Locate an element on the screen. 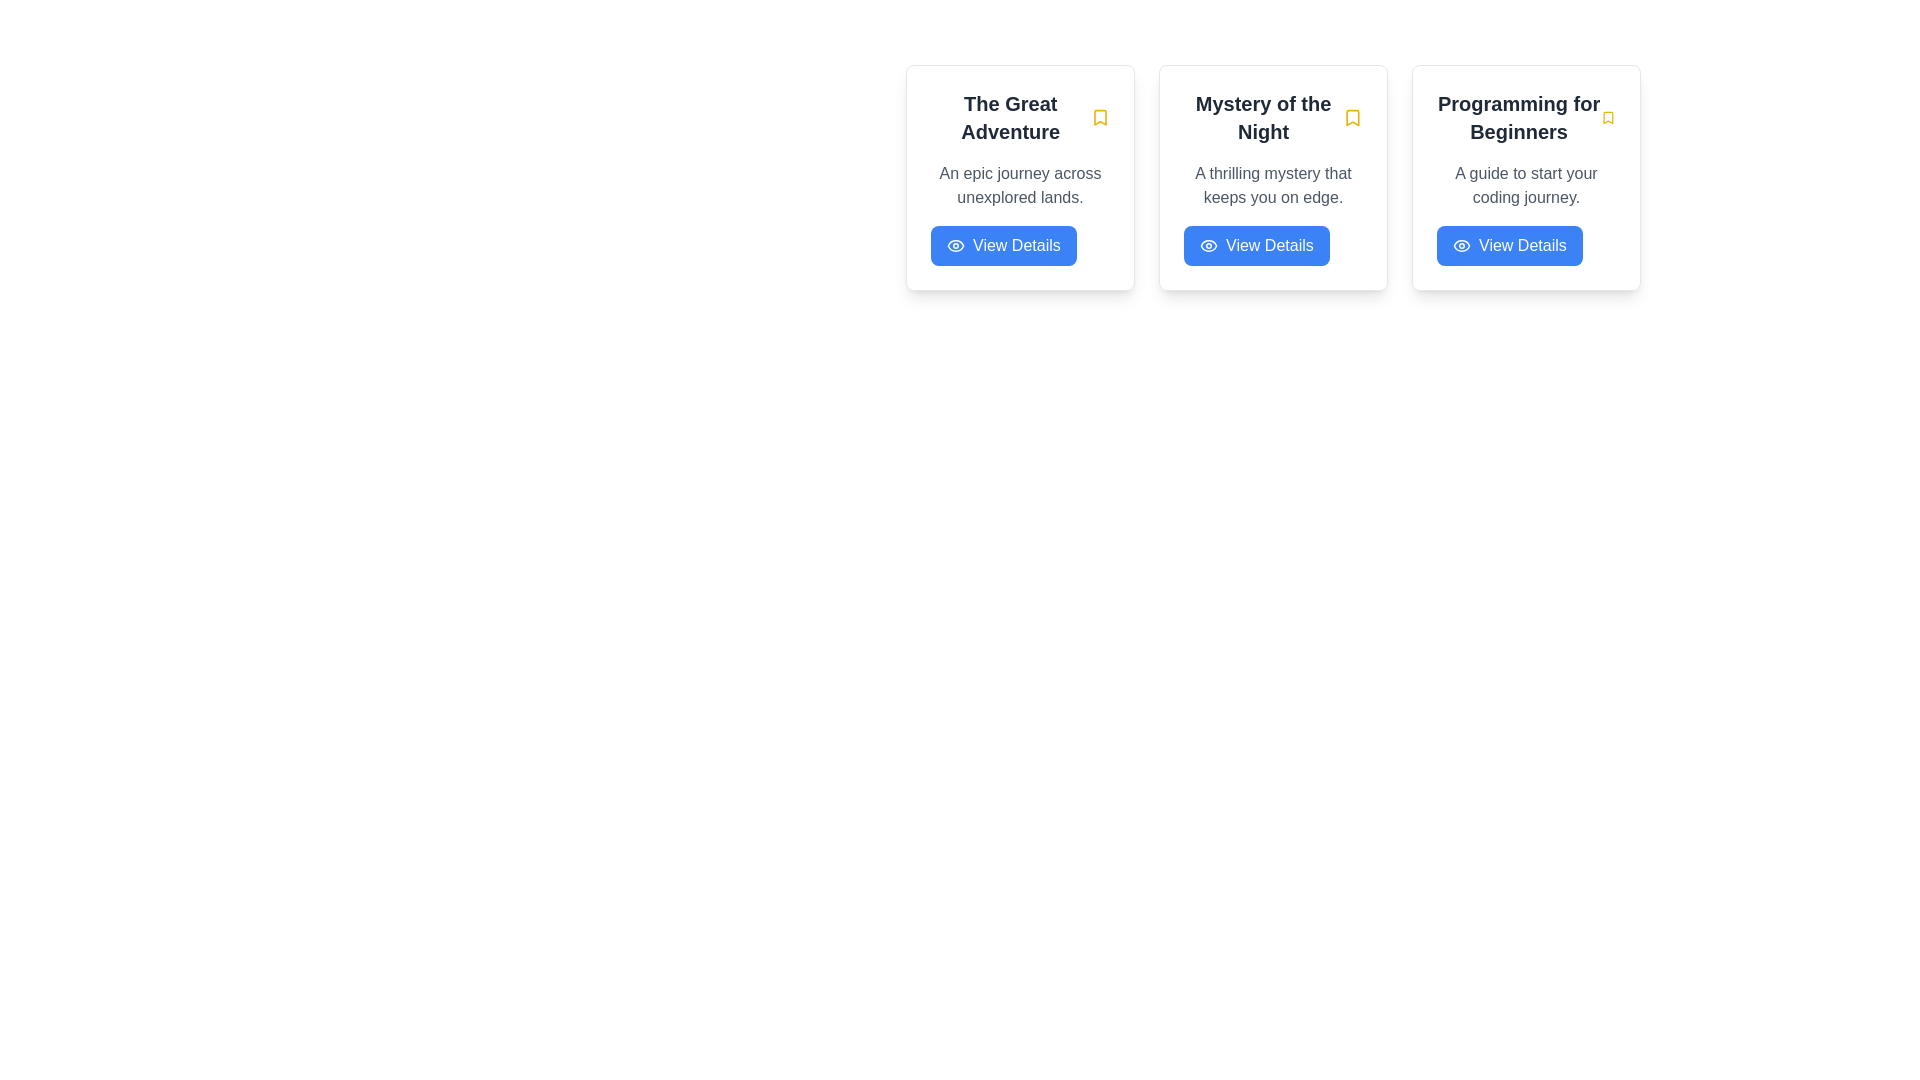 This screenshot has height=1080, width=1920. the blue button labeled 'View Details' with a white eye icon, located at the bottom of the 'Mystery of the Night' card to observe the hover effect is located at coordinates (1255, 245).